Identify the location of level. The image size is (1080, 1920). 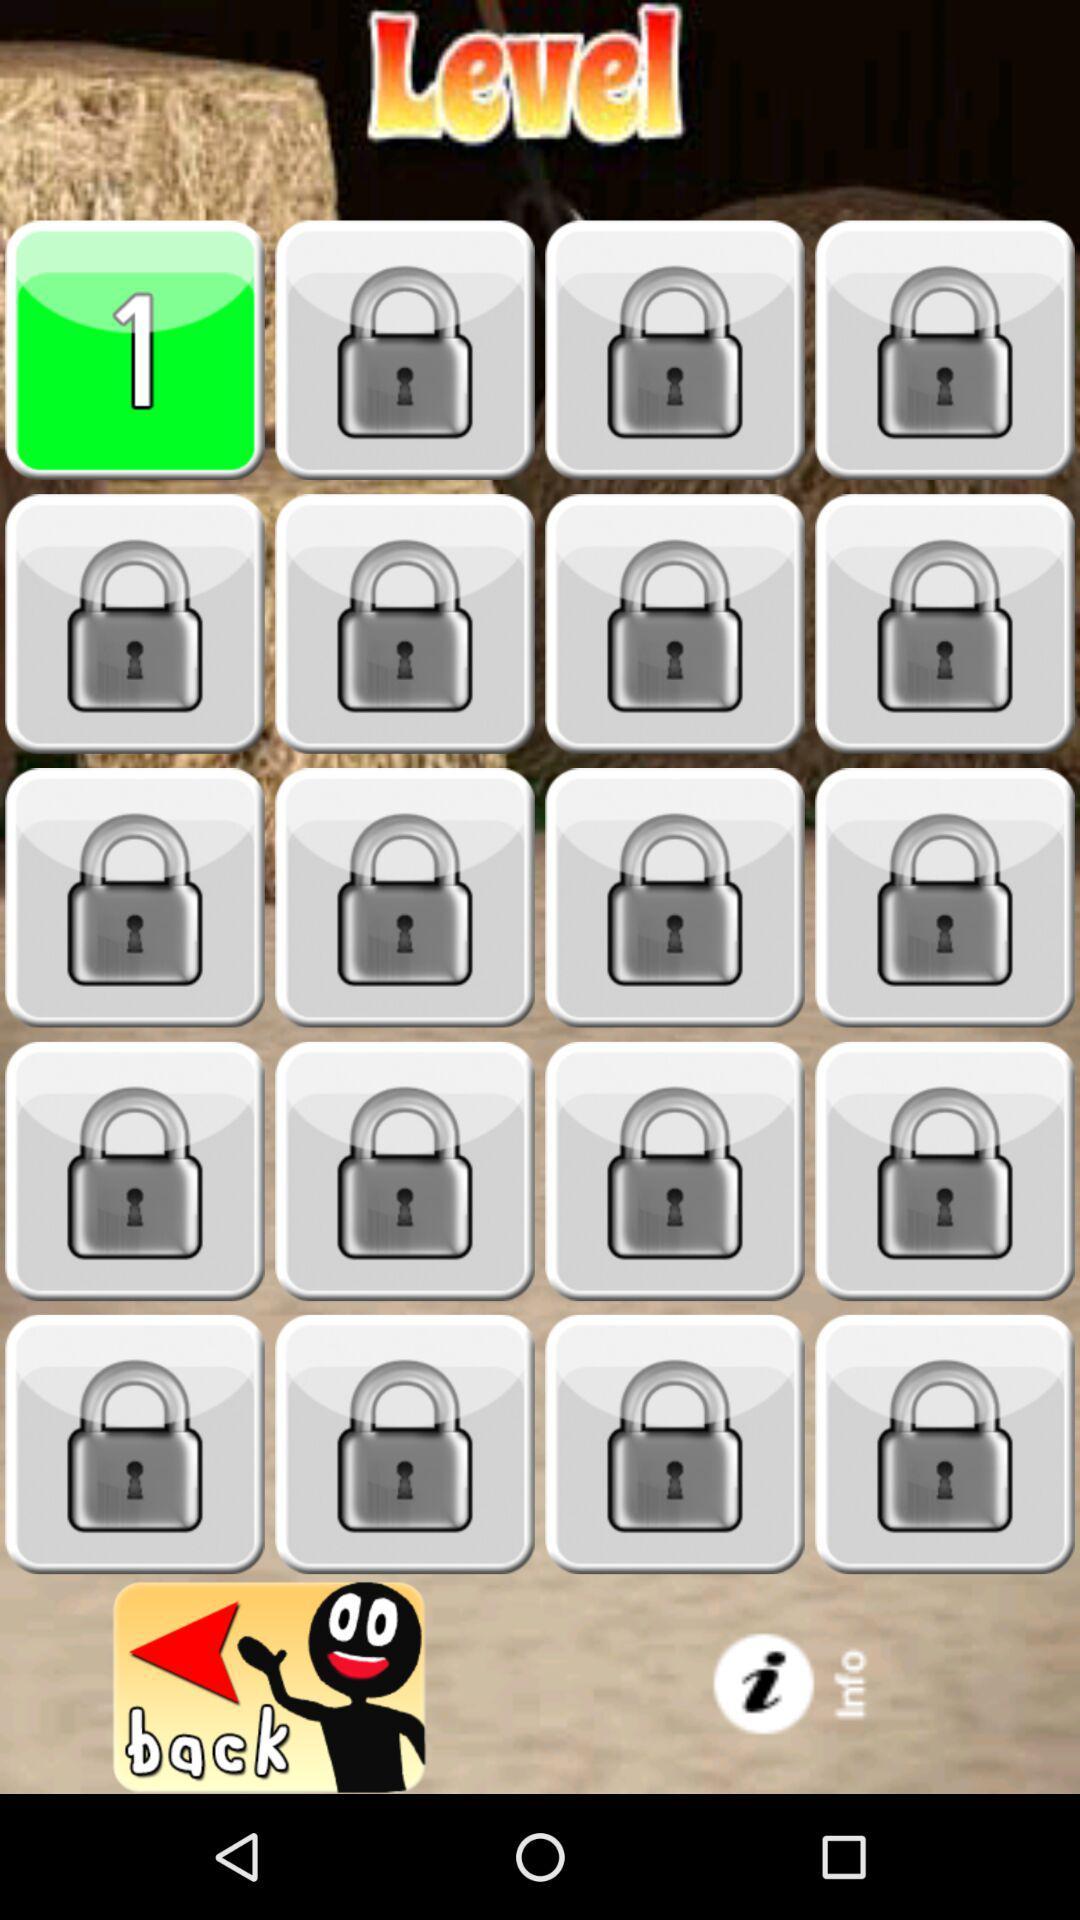
(405, 623).